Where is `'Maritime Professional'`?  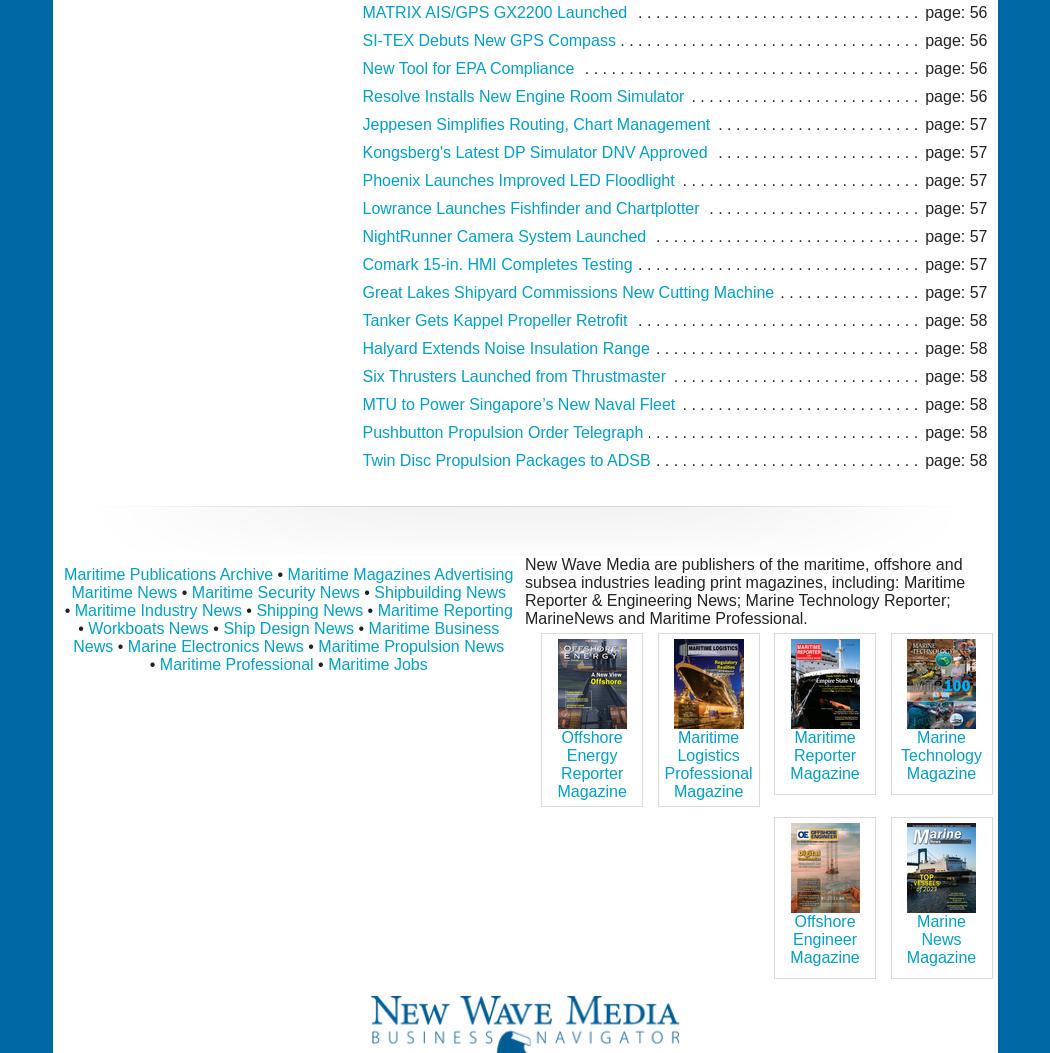 'Maritime Professional' is located at coordinates (158, 663).